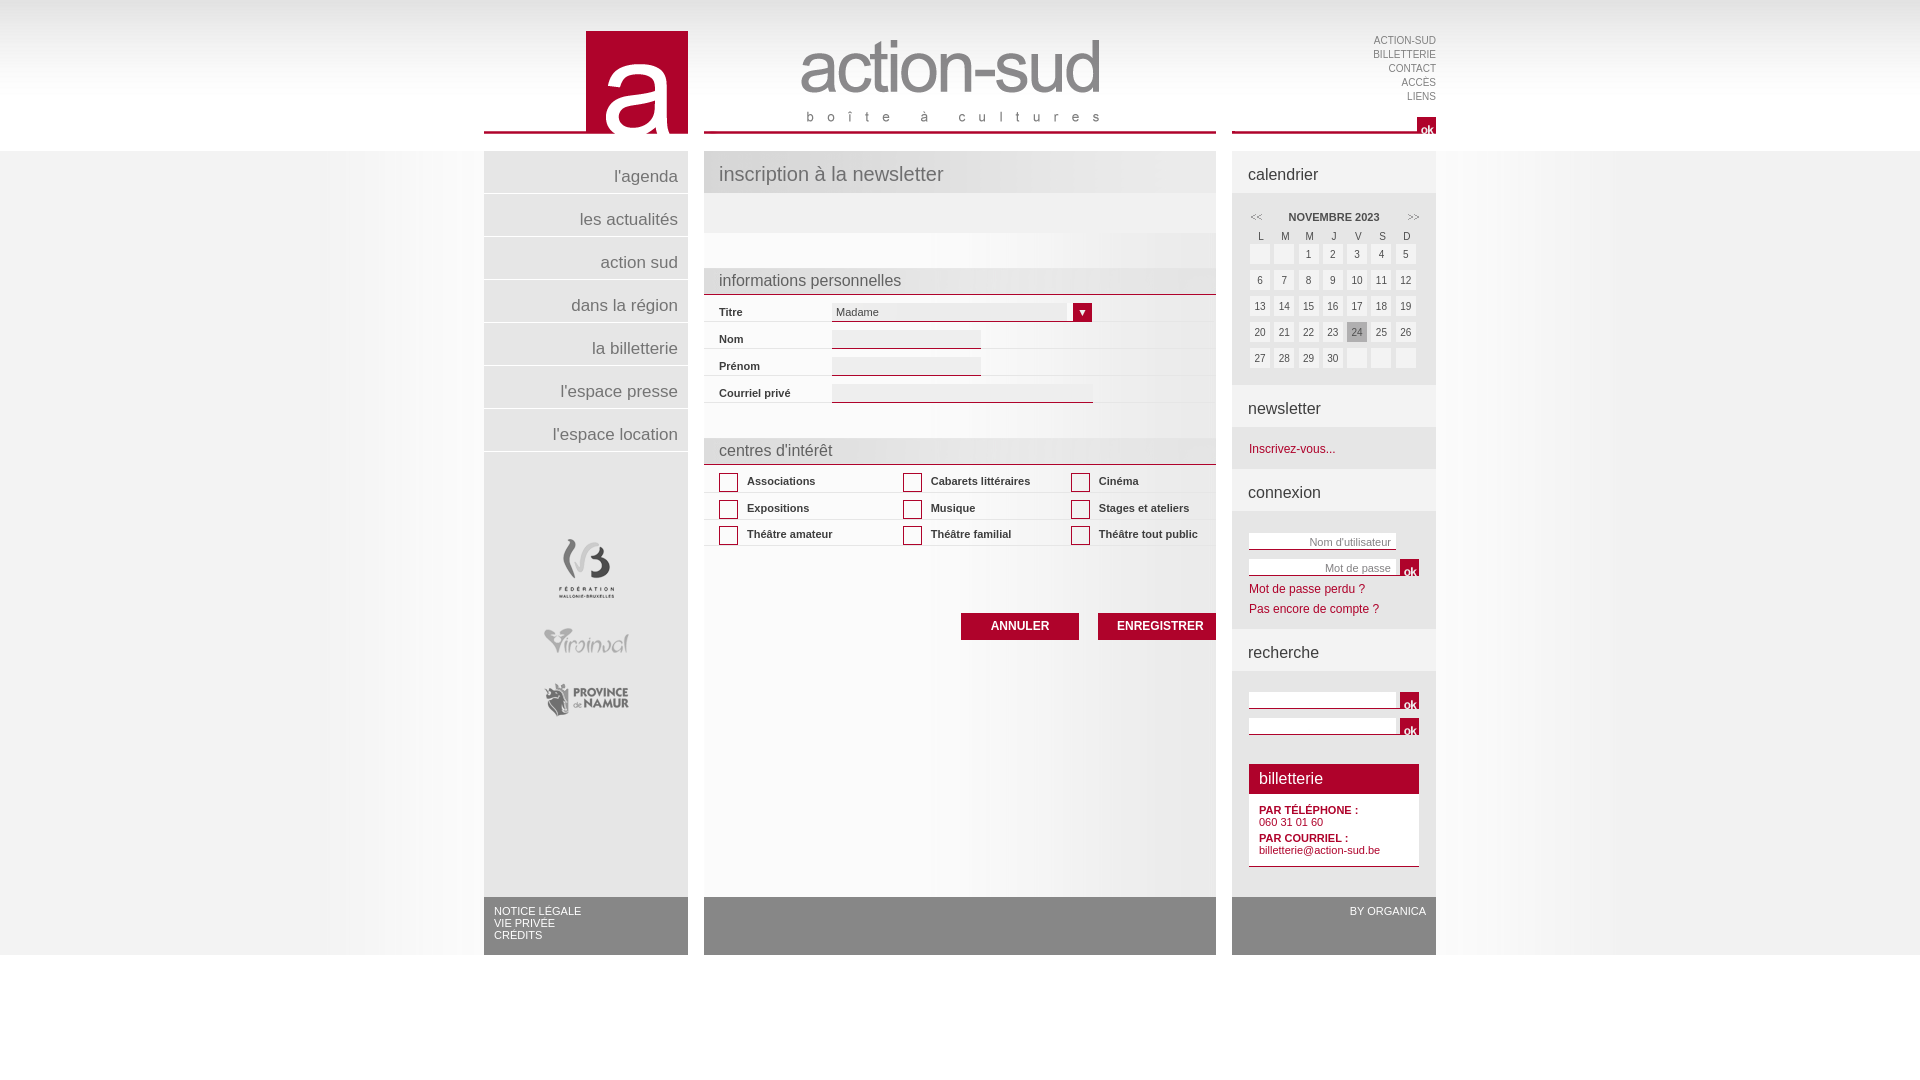 This screenshot has height=1080, width=1920. Describe the element at coordinates (1405, 281) in the screenshot. I see `'12'` at that location.